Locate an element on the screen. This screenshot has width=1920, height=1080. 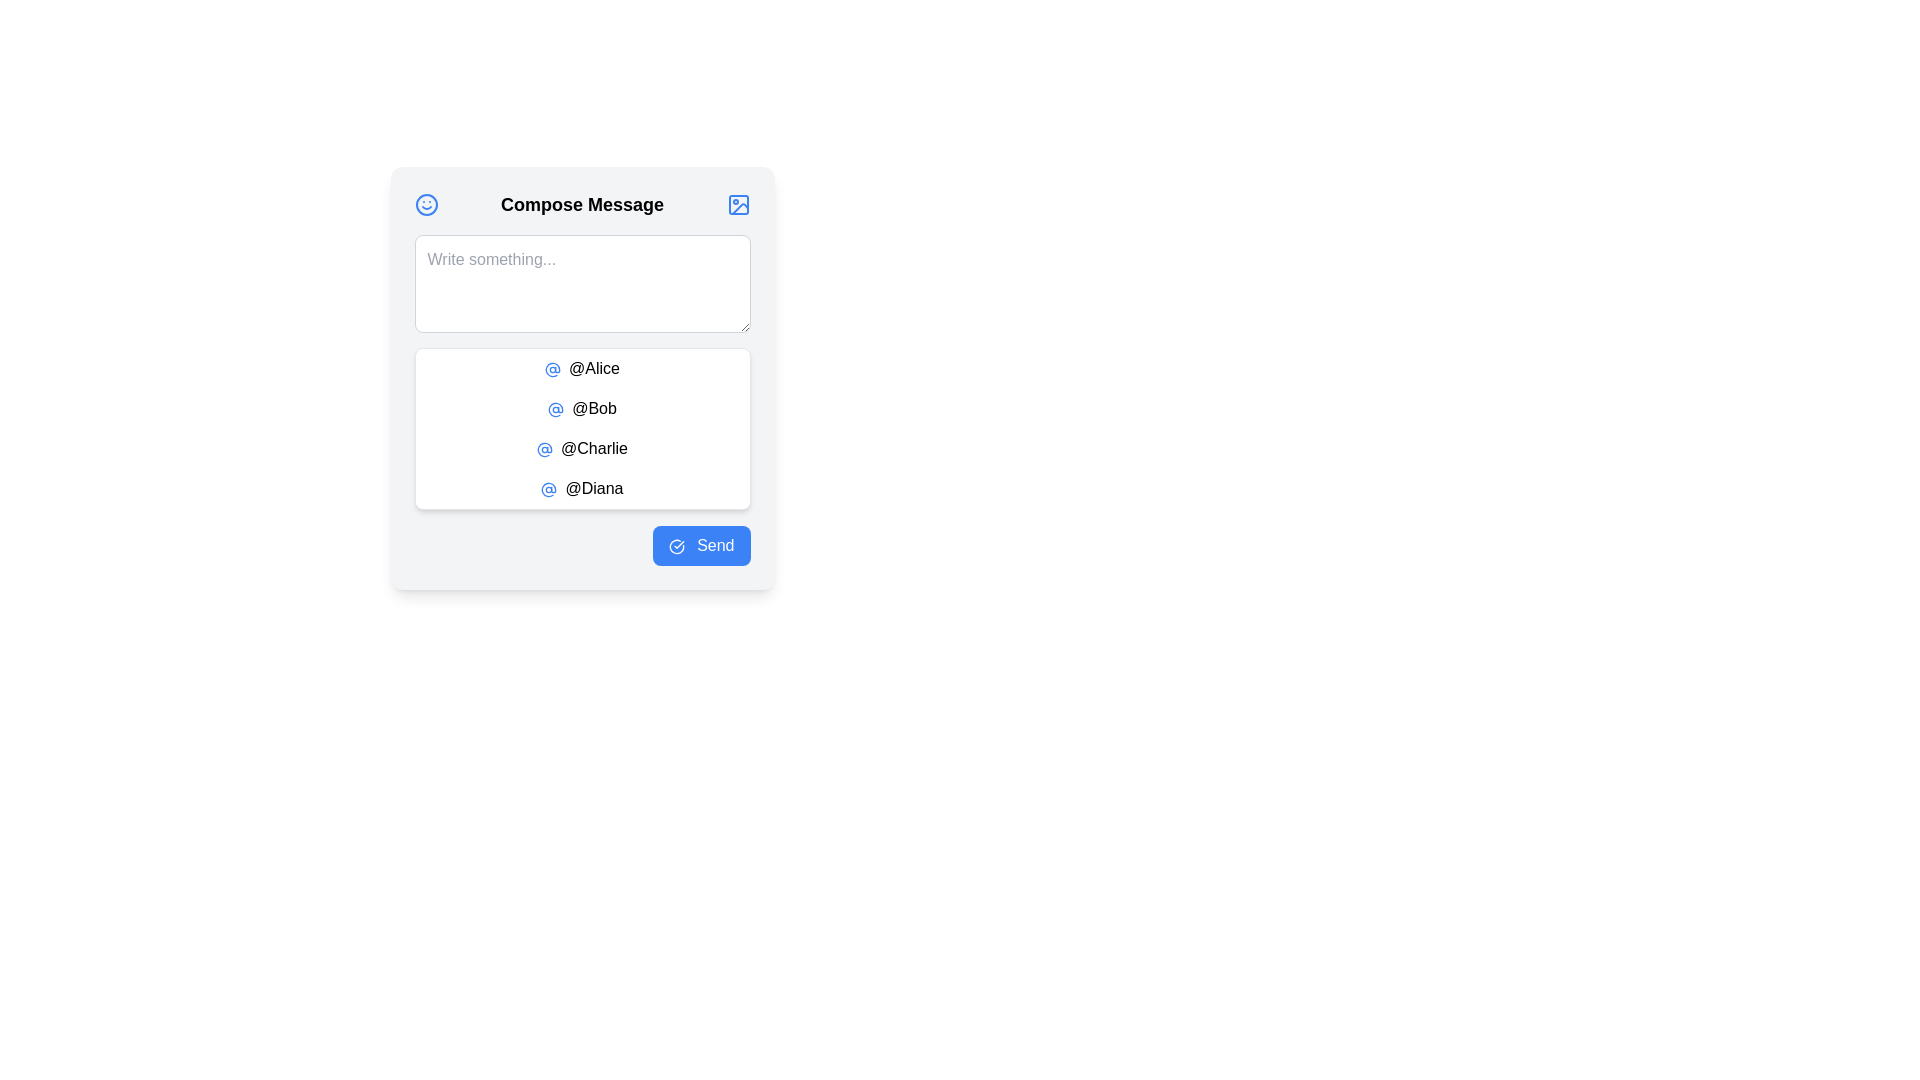
the usernames within the 'Compose Message' dialog box is located at coordinates (581, 378).